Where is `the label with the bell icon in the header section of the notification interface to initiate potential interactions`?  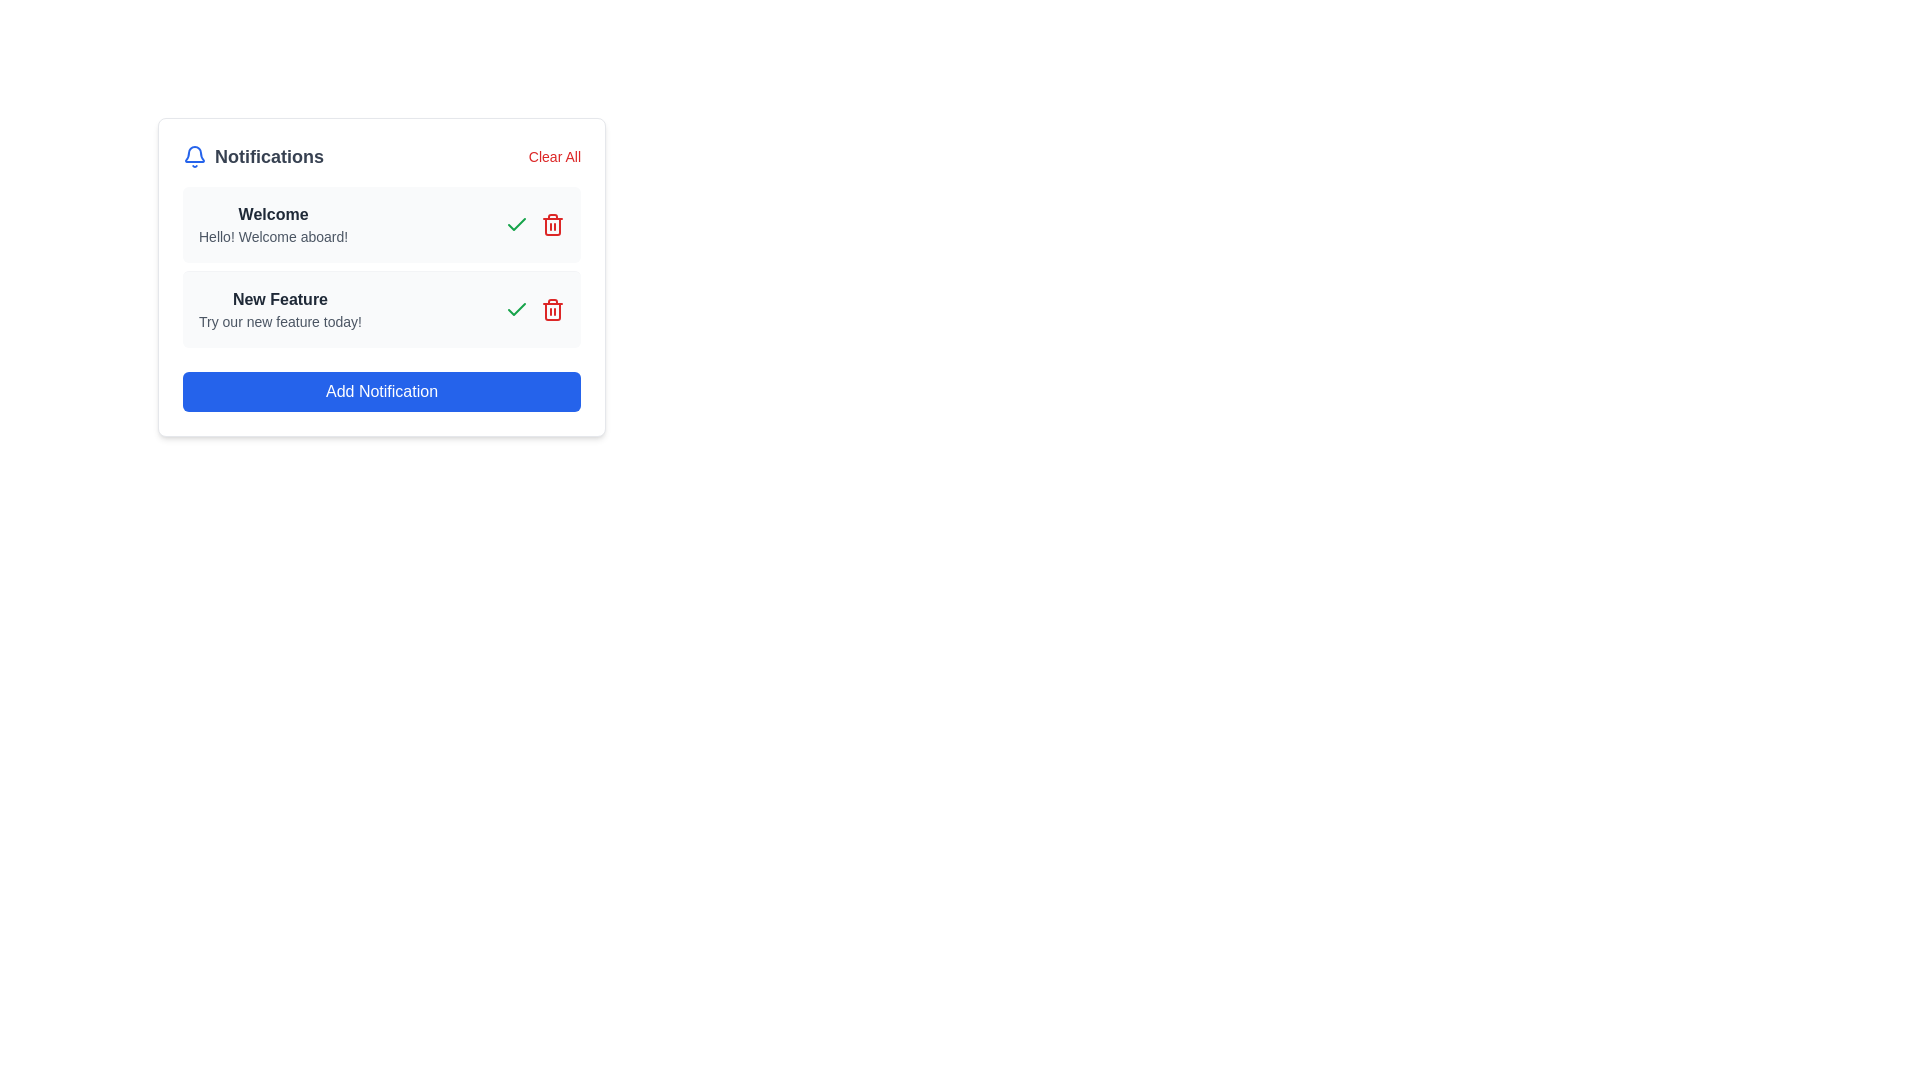 the label with the bell icon in the header section of the notification interface to initiate potential interactions is located at coordinates (252, 156).